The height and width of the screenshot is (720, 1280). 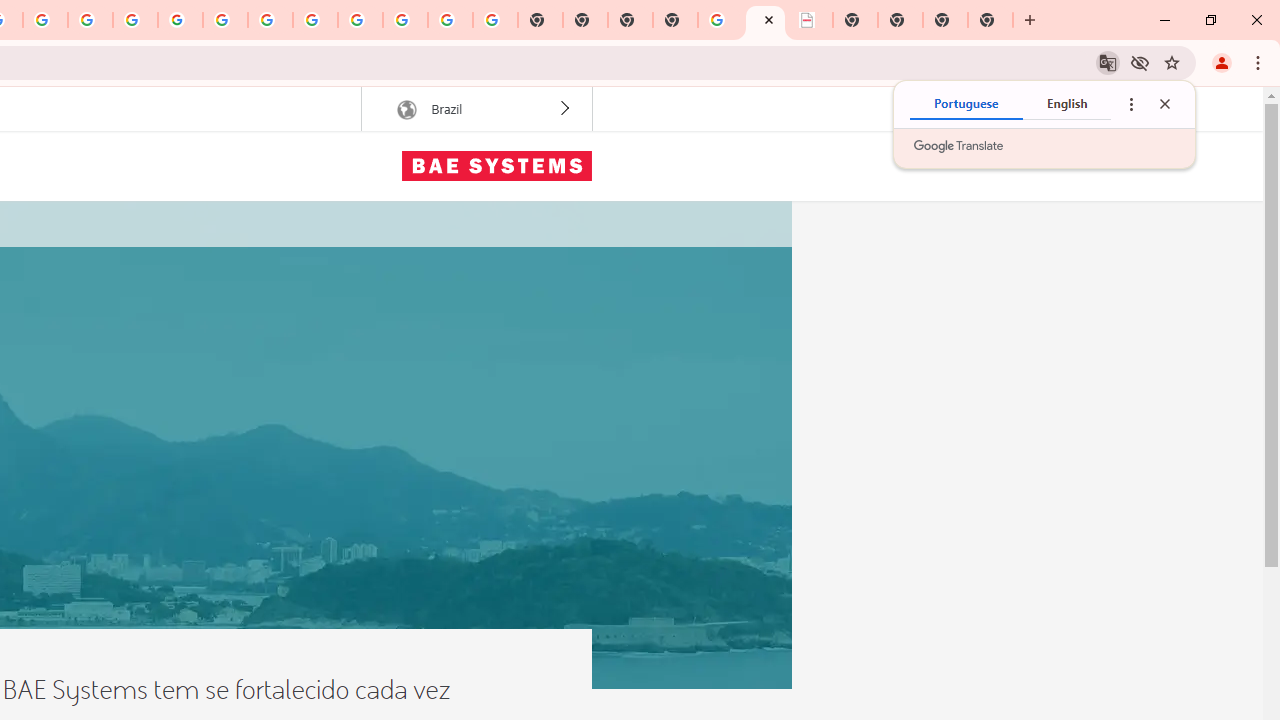 What do you see at coordinates (496, 164) in the screenshot?
I see `'BAE Systems'` at bounding box center [496, 164].